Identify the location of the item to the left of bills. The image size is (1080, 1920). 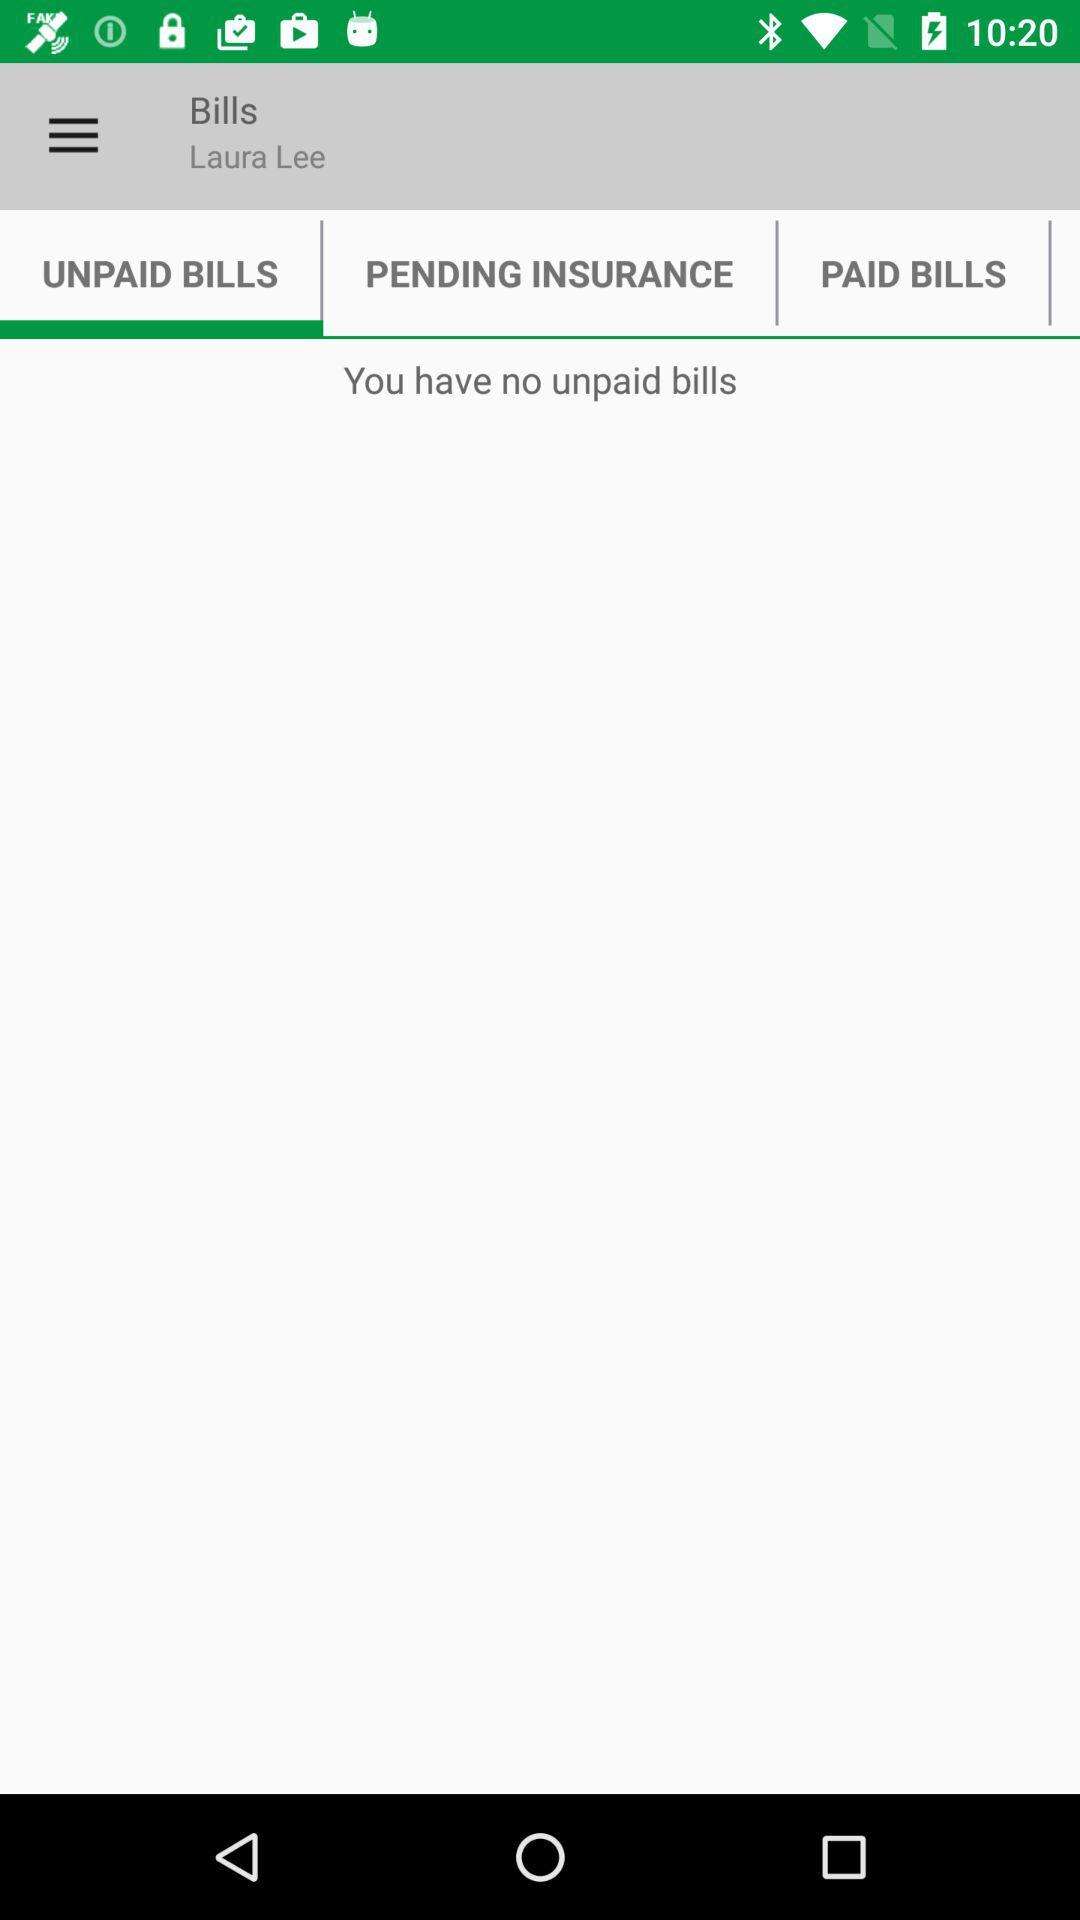
(72, 135).